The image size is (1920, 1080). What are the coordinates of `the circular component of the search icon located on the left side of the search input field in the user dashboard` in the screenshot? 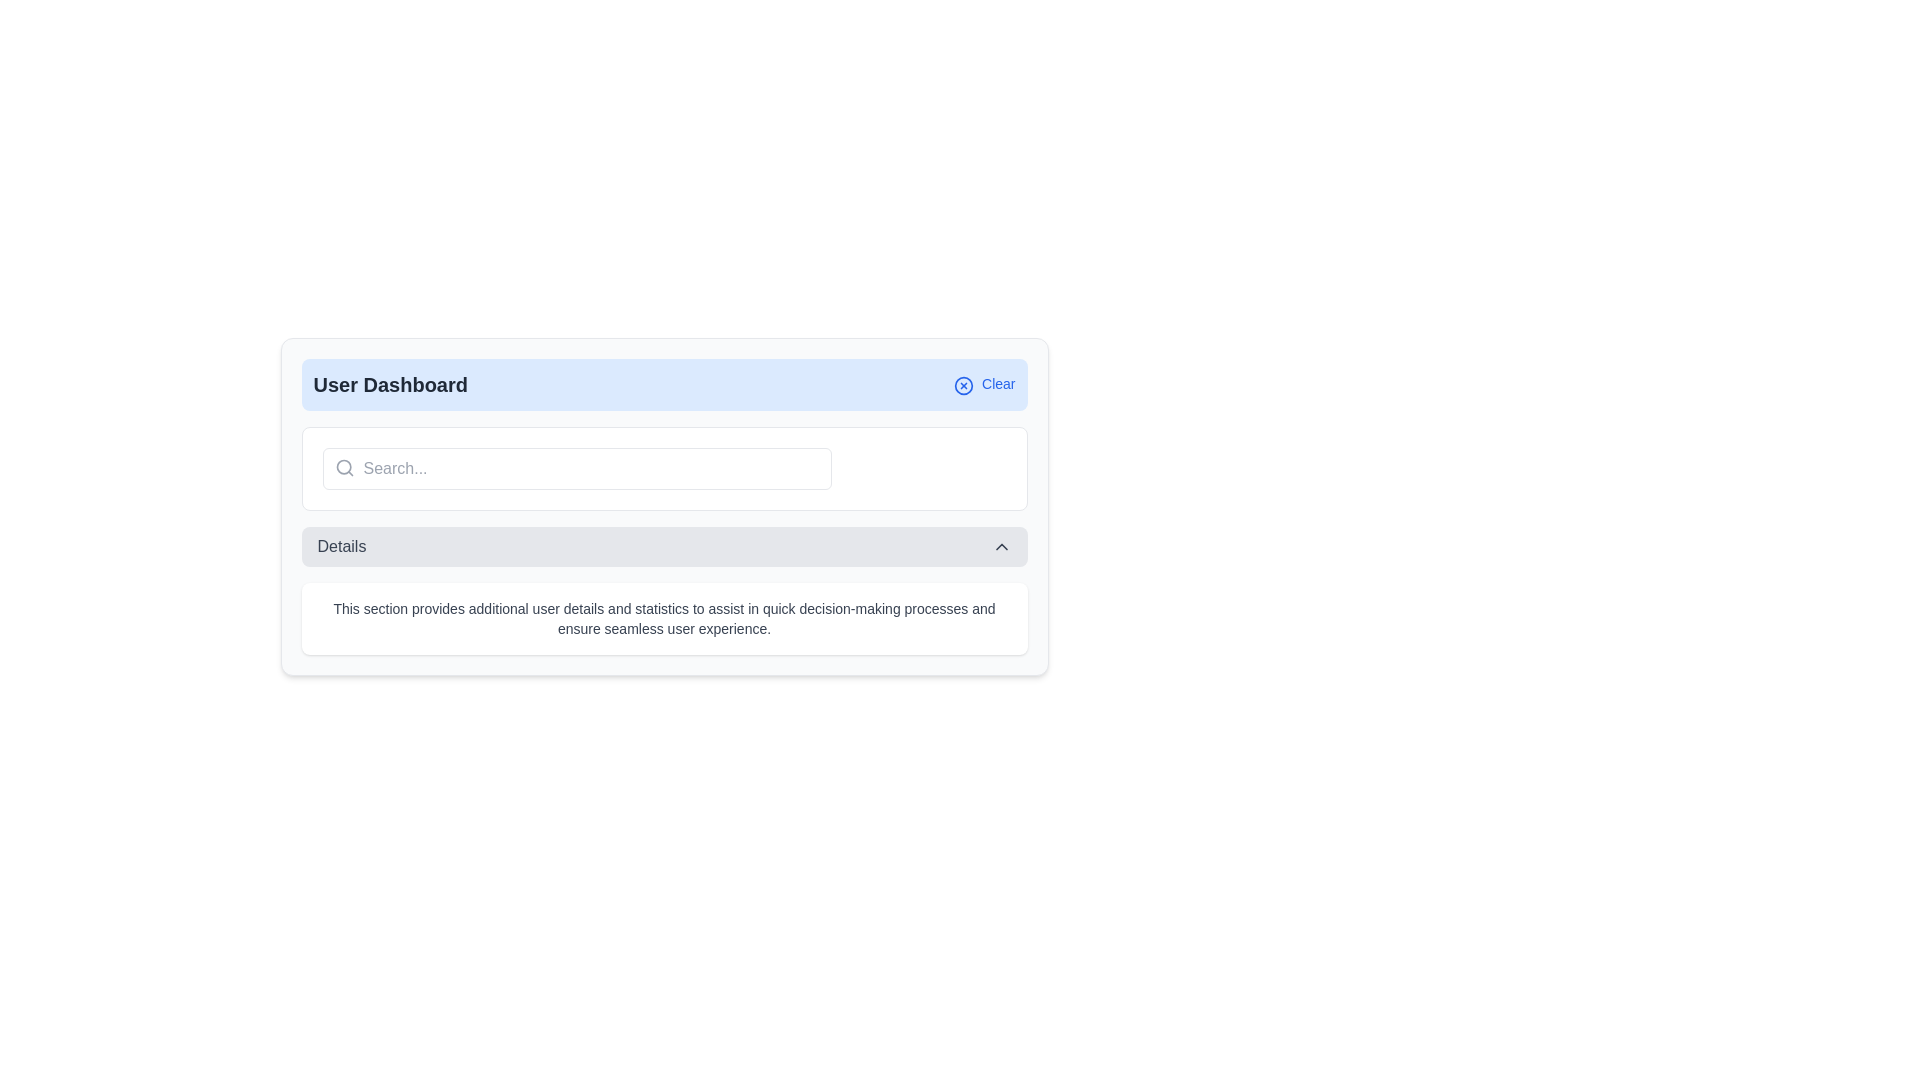 It's located at (343, 467).